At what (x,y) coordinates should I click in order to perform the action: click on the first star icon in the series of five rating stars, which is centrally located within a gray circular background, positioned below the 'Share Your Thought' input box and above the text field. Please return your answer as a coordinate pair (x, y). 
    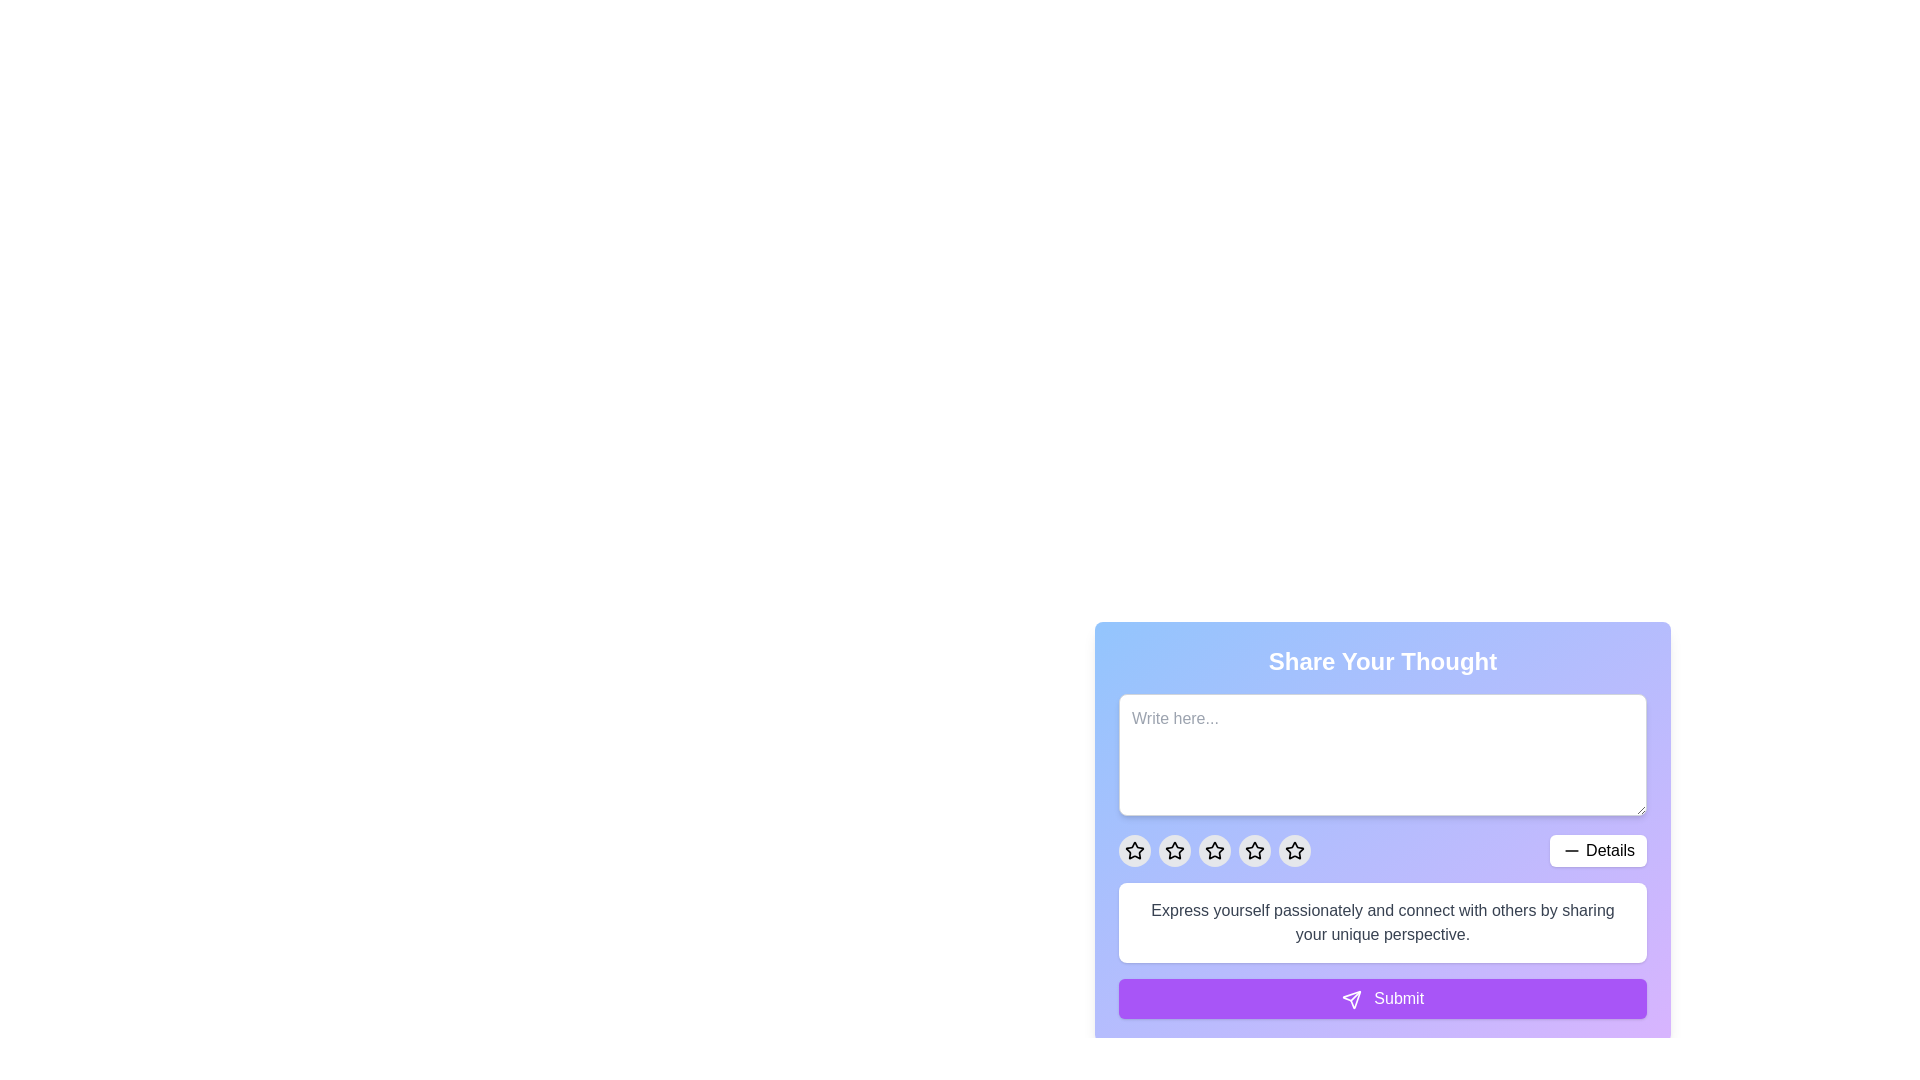
    Looking at the image, I should click on (1175, 851).